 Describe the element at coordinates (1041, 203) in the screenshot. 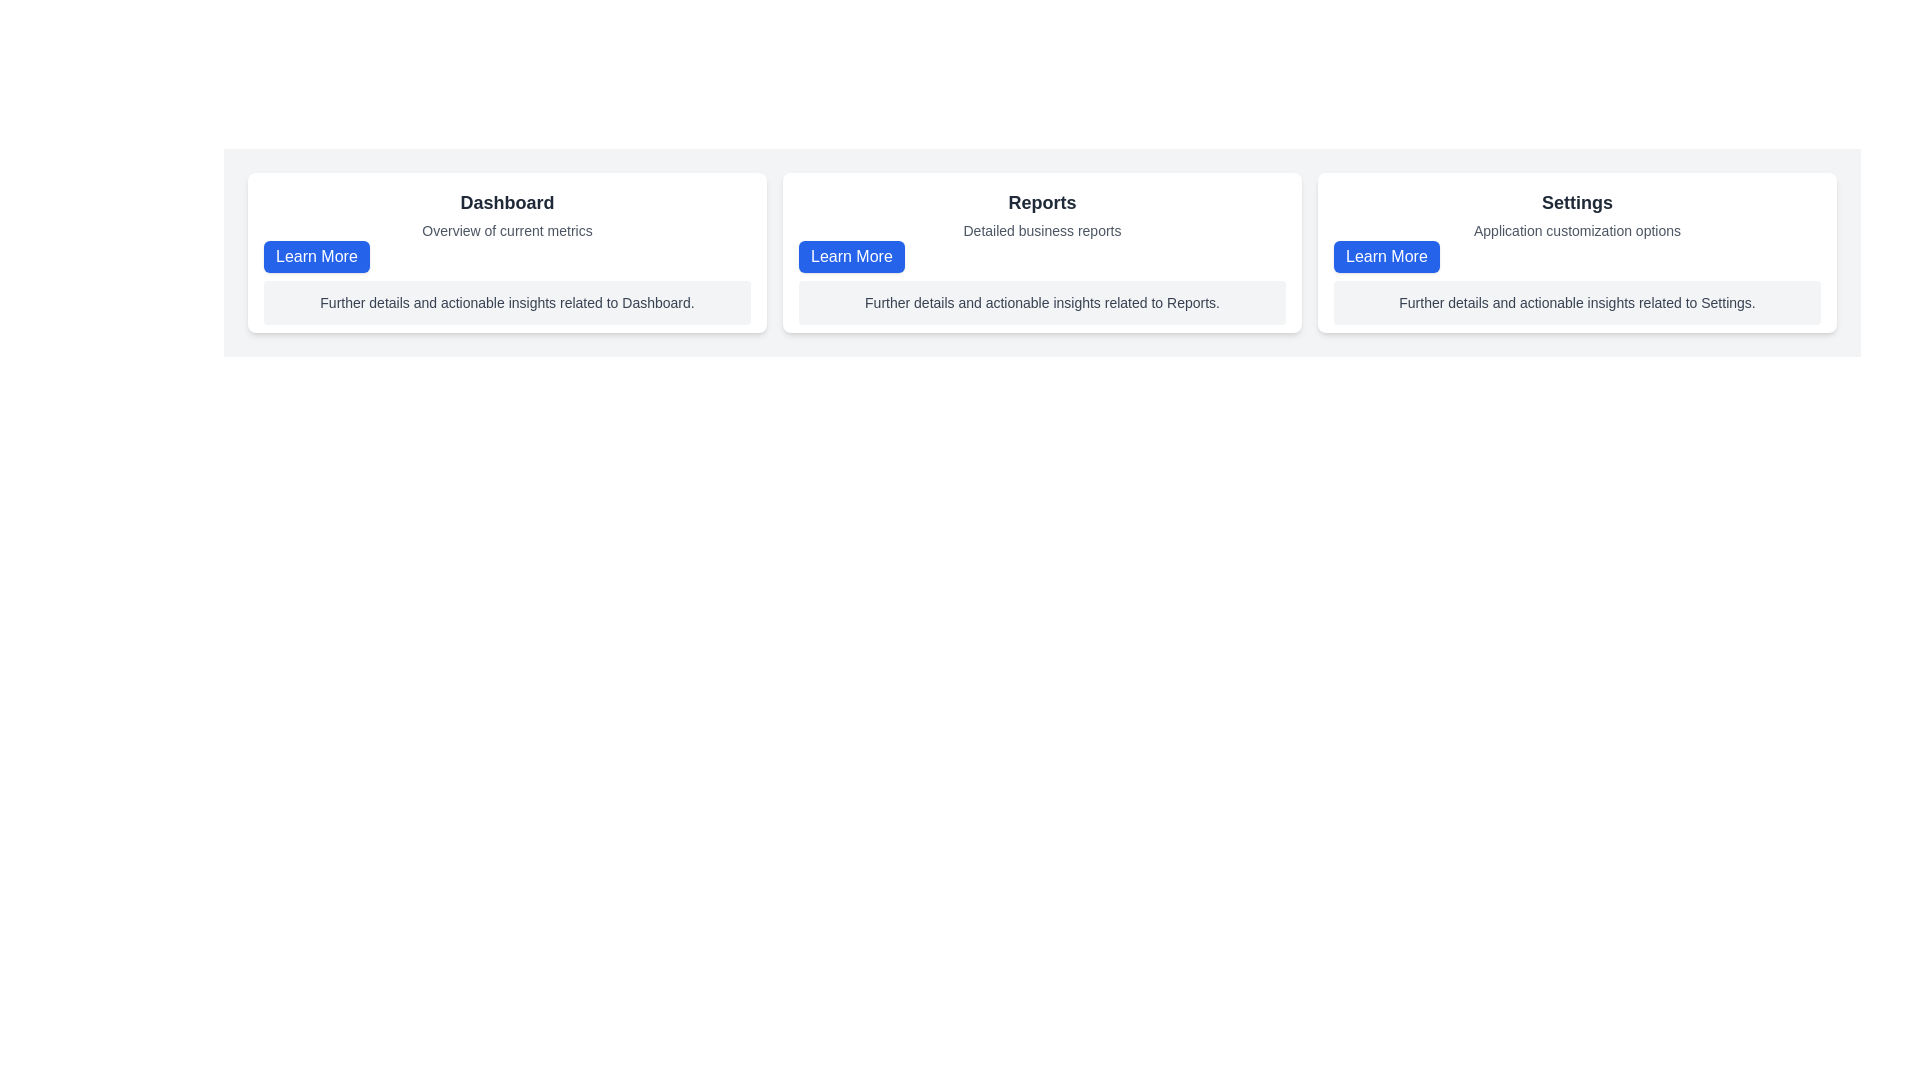

I see `the 'Reports' text label, which is a bold, dark gray header prominently located at the top of the middle card to trigger tooltips` at that location.